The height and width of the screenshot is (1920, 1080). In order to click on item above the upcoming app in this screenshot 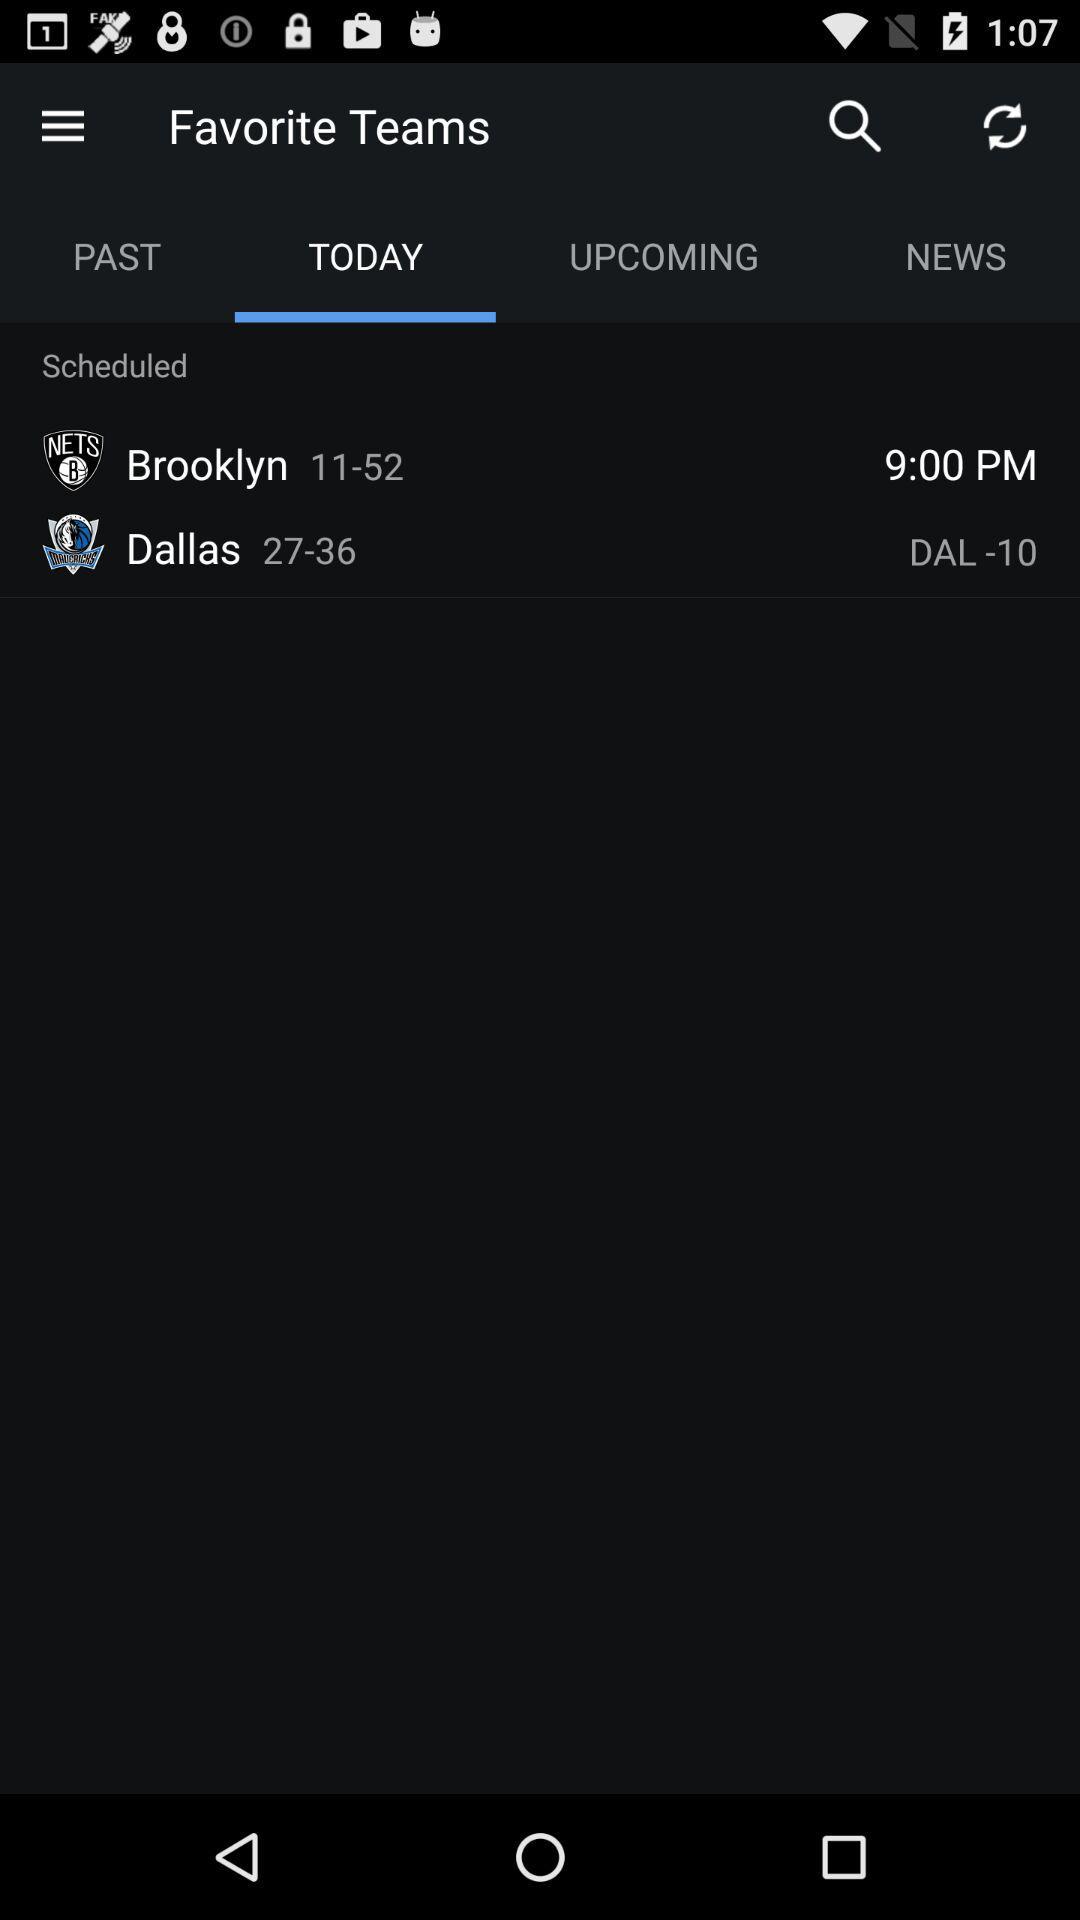, I will do `click(855, 124)`.